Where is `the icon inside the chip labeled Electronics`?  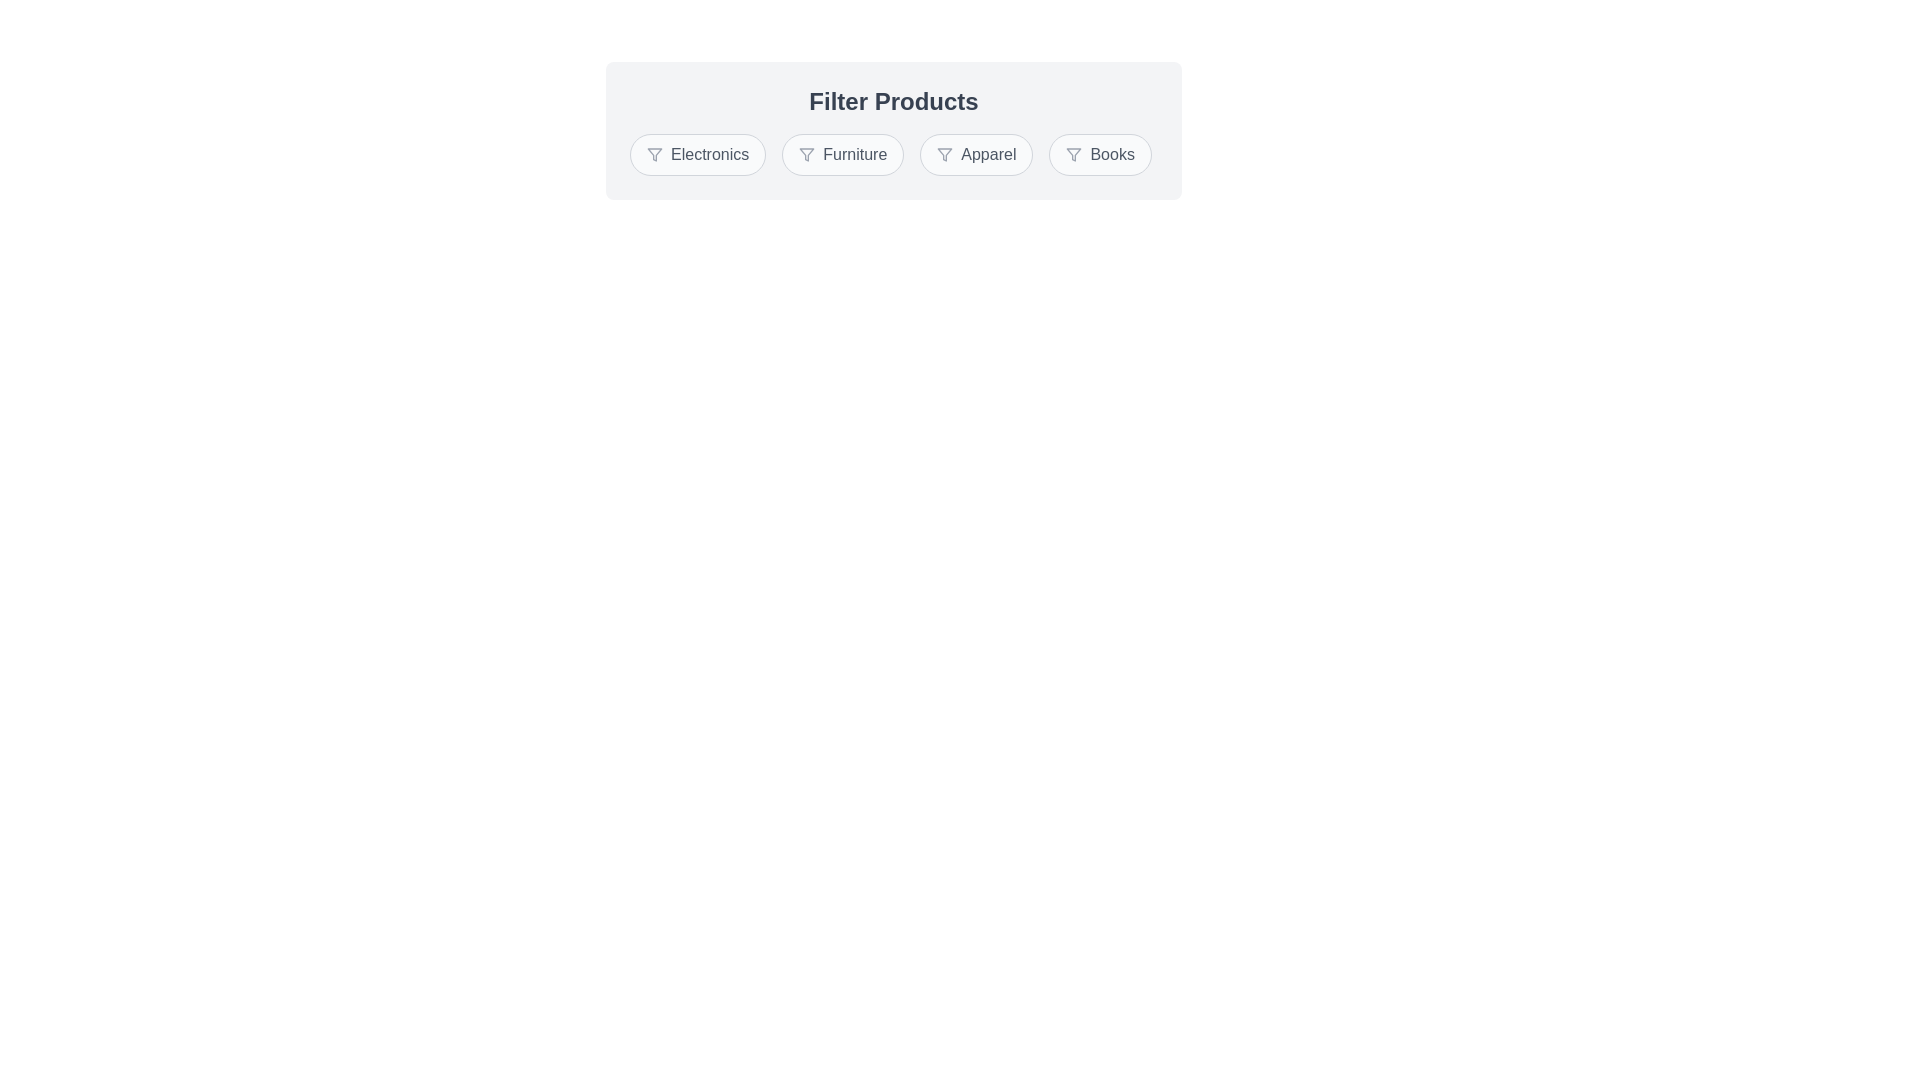
the icon inside the chip labeled Electronics is located at coordinates (654, 153).